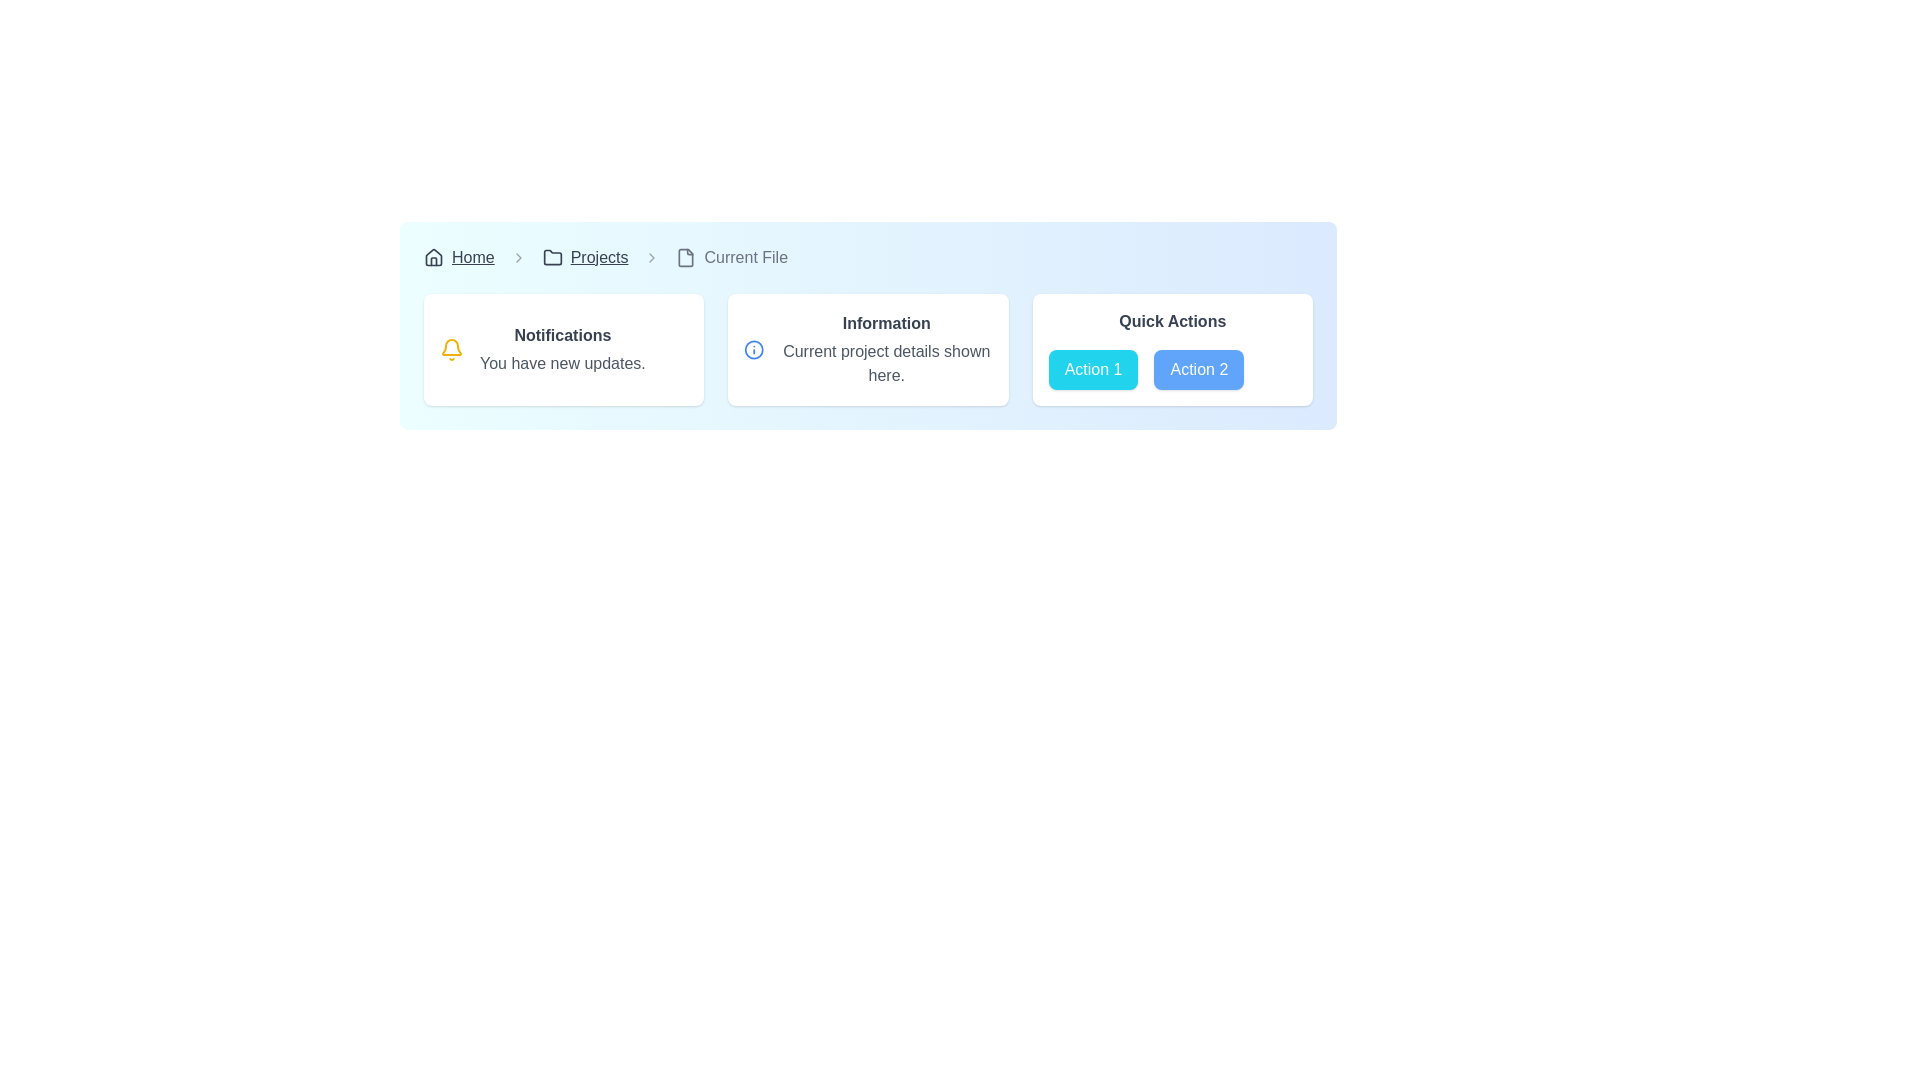 This screenshot has width=1920, height=1080. Describe the element at coordinates (458, 257) in the screenshot. I see `the Interactive Text Link in the breadcrumb navigation bar` at that location.